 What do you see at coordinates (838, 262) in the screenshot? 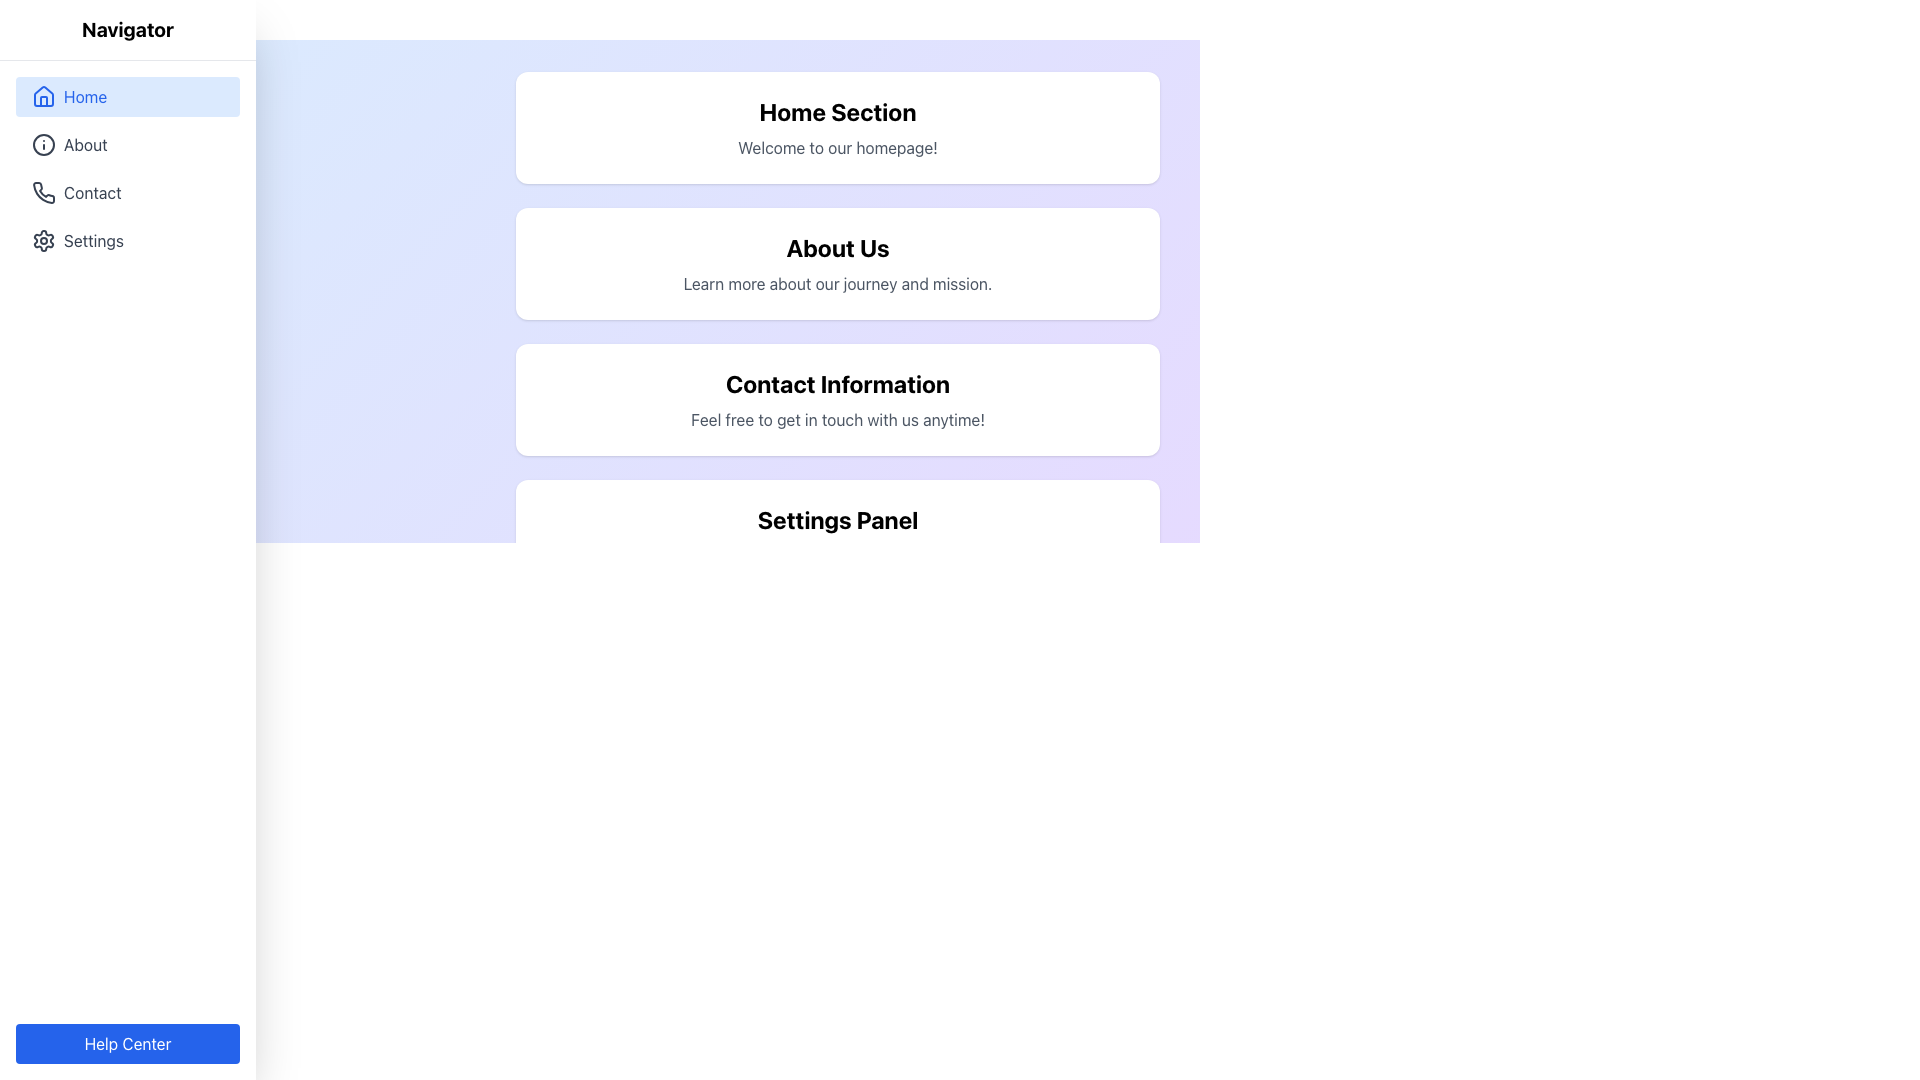
I see `the 'About Us' card, which is the second card in the vertical arrangement of informational components located in the center-right part of the interface` at bounding box center [838, 262].